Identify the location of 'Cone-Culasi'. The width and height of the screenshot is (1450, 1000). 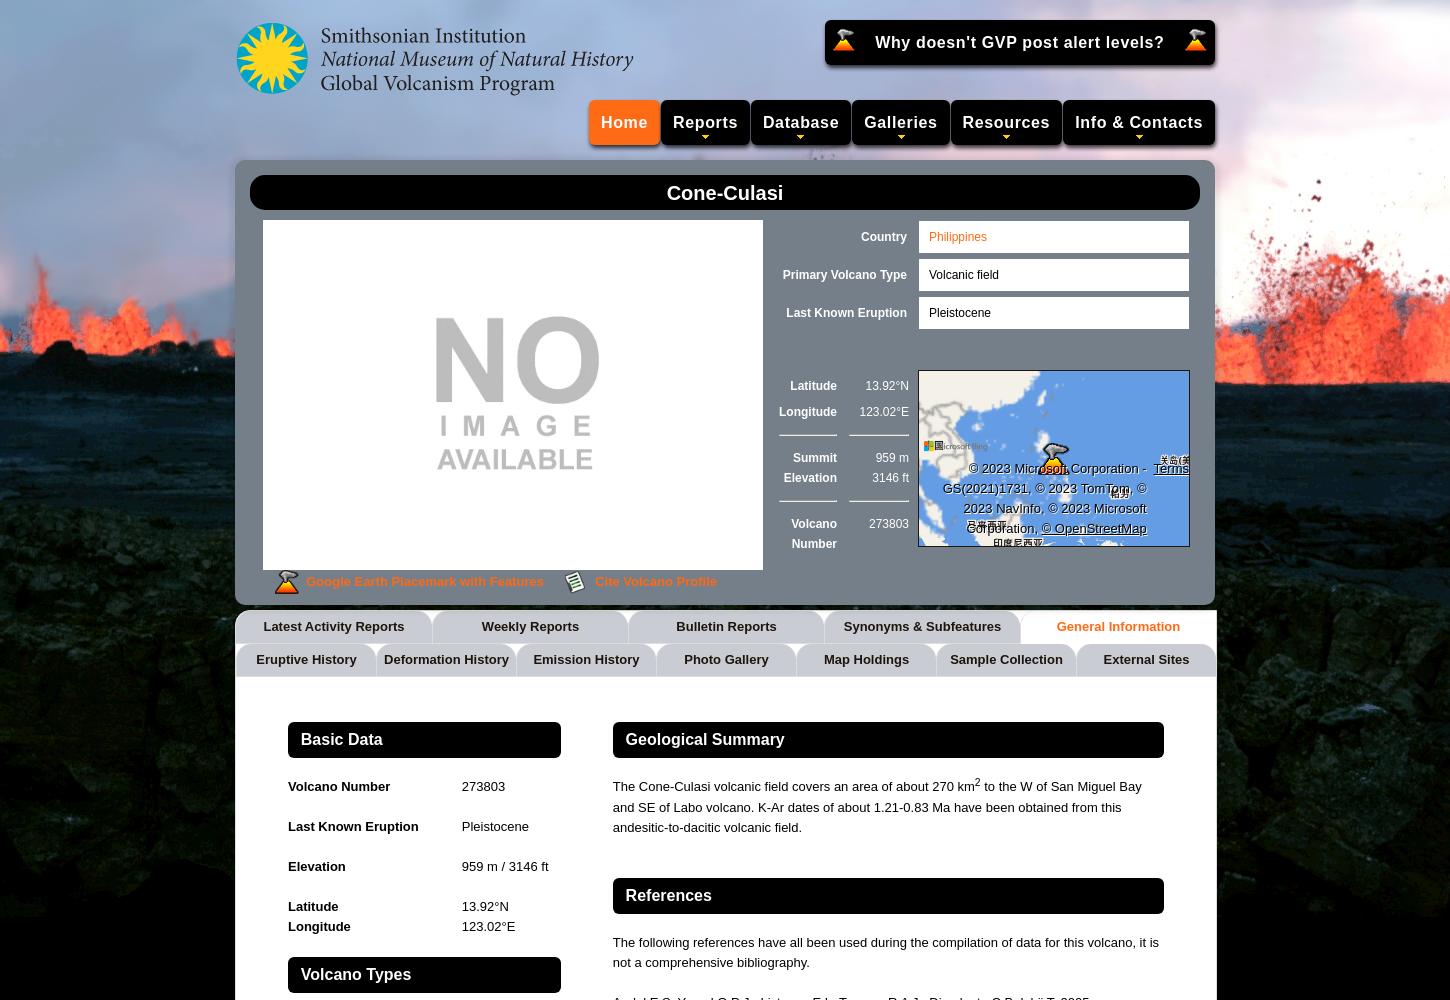
(723, 192).